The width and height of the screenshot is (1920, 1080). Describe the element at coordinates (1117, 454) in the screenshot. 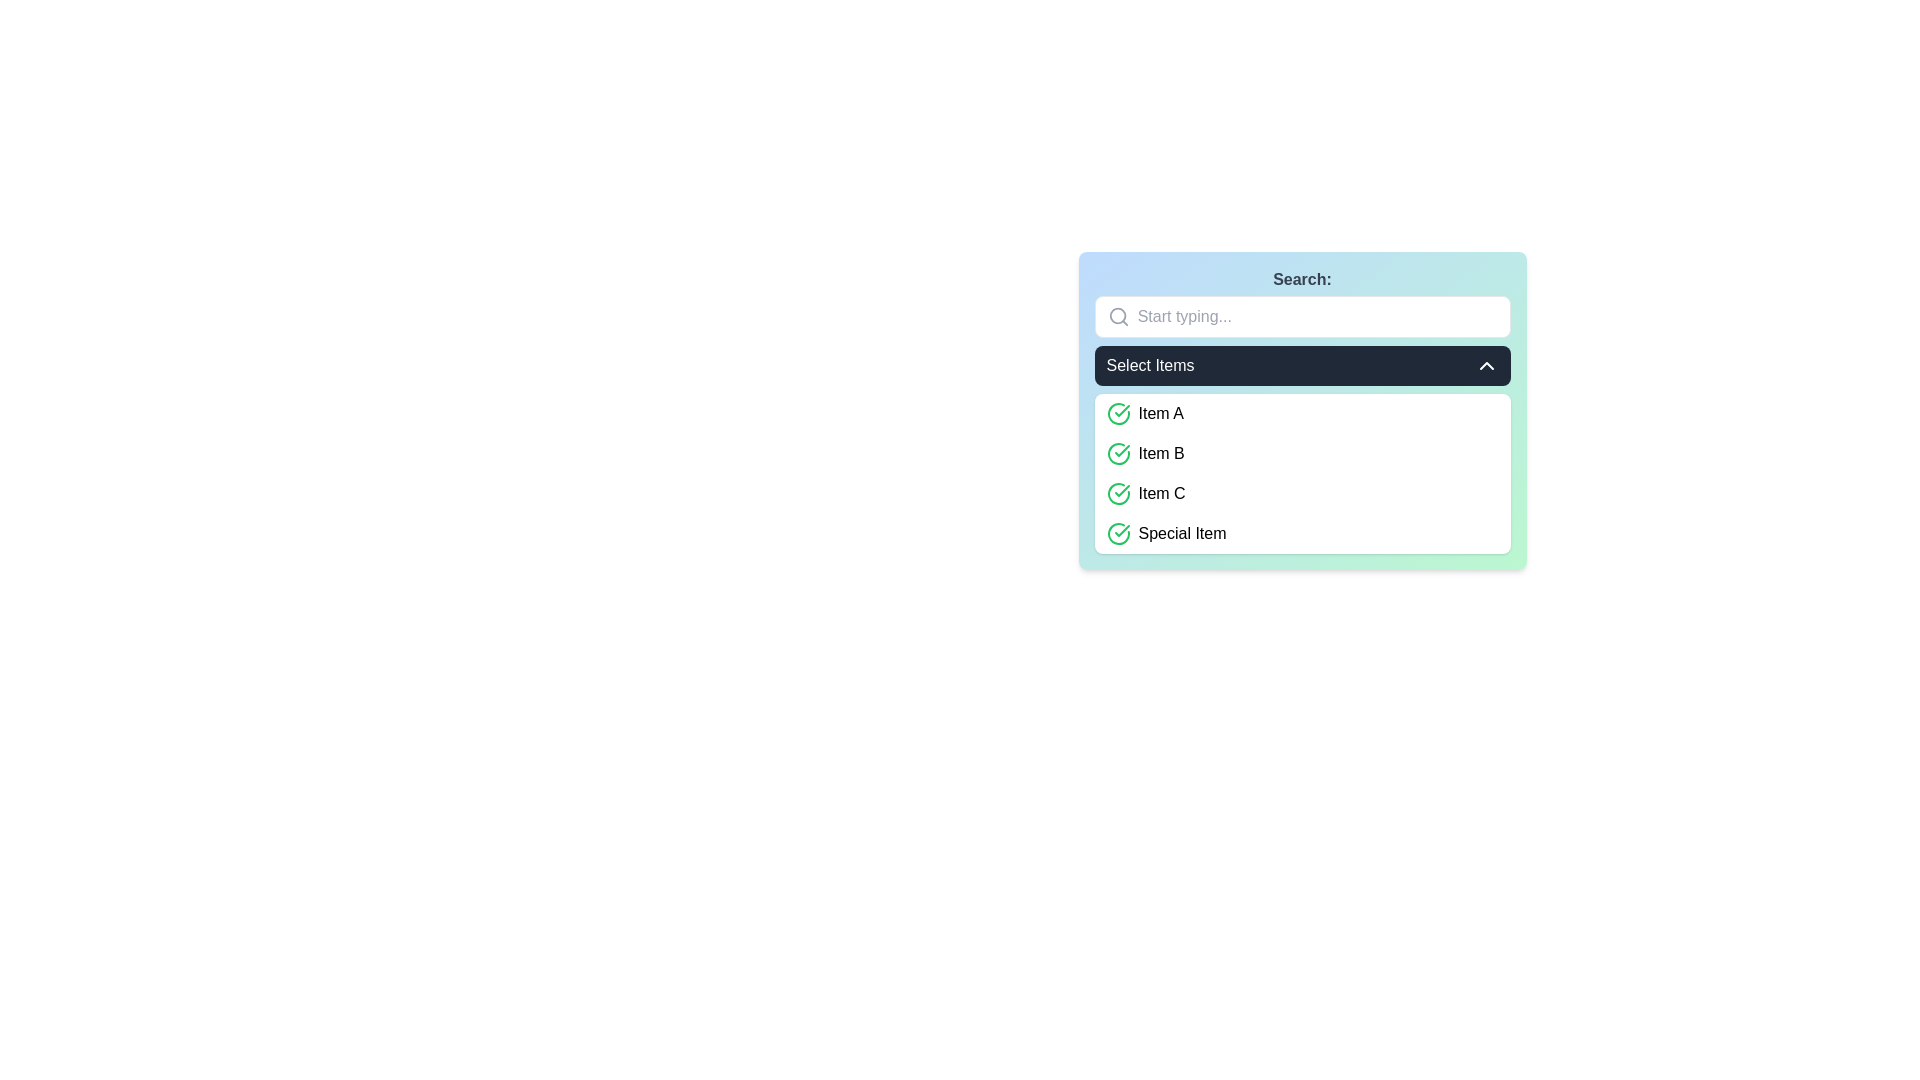

I see `the indicator icon for 'Item B' which confirms the selection of this item, located to the left of the text in the list option` at that location.